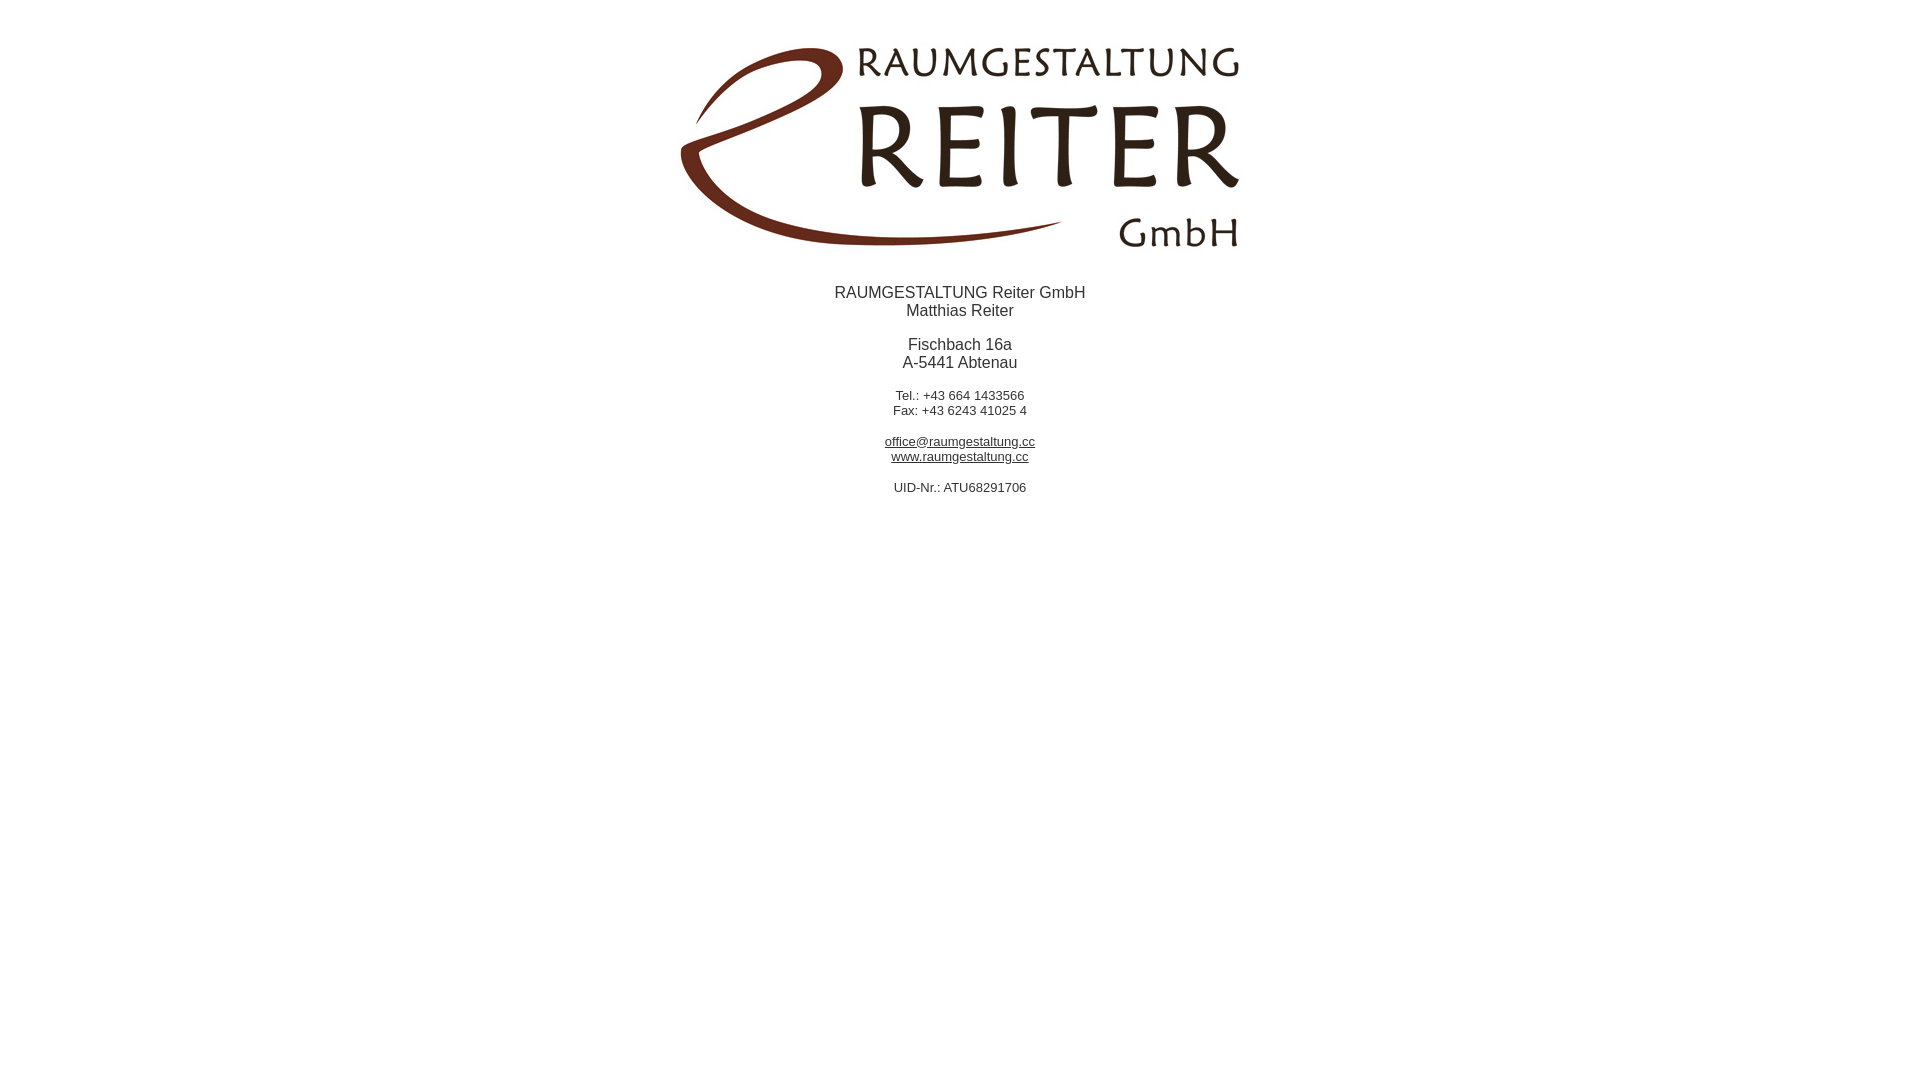  What do you see at coordinates (958, 456) in the screenshot?
I see `'www.raumgestaltung.cc'` at bounding box center [958, 456].